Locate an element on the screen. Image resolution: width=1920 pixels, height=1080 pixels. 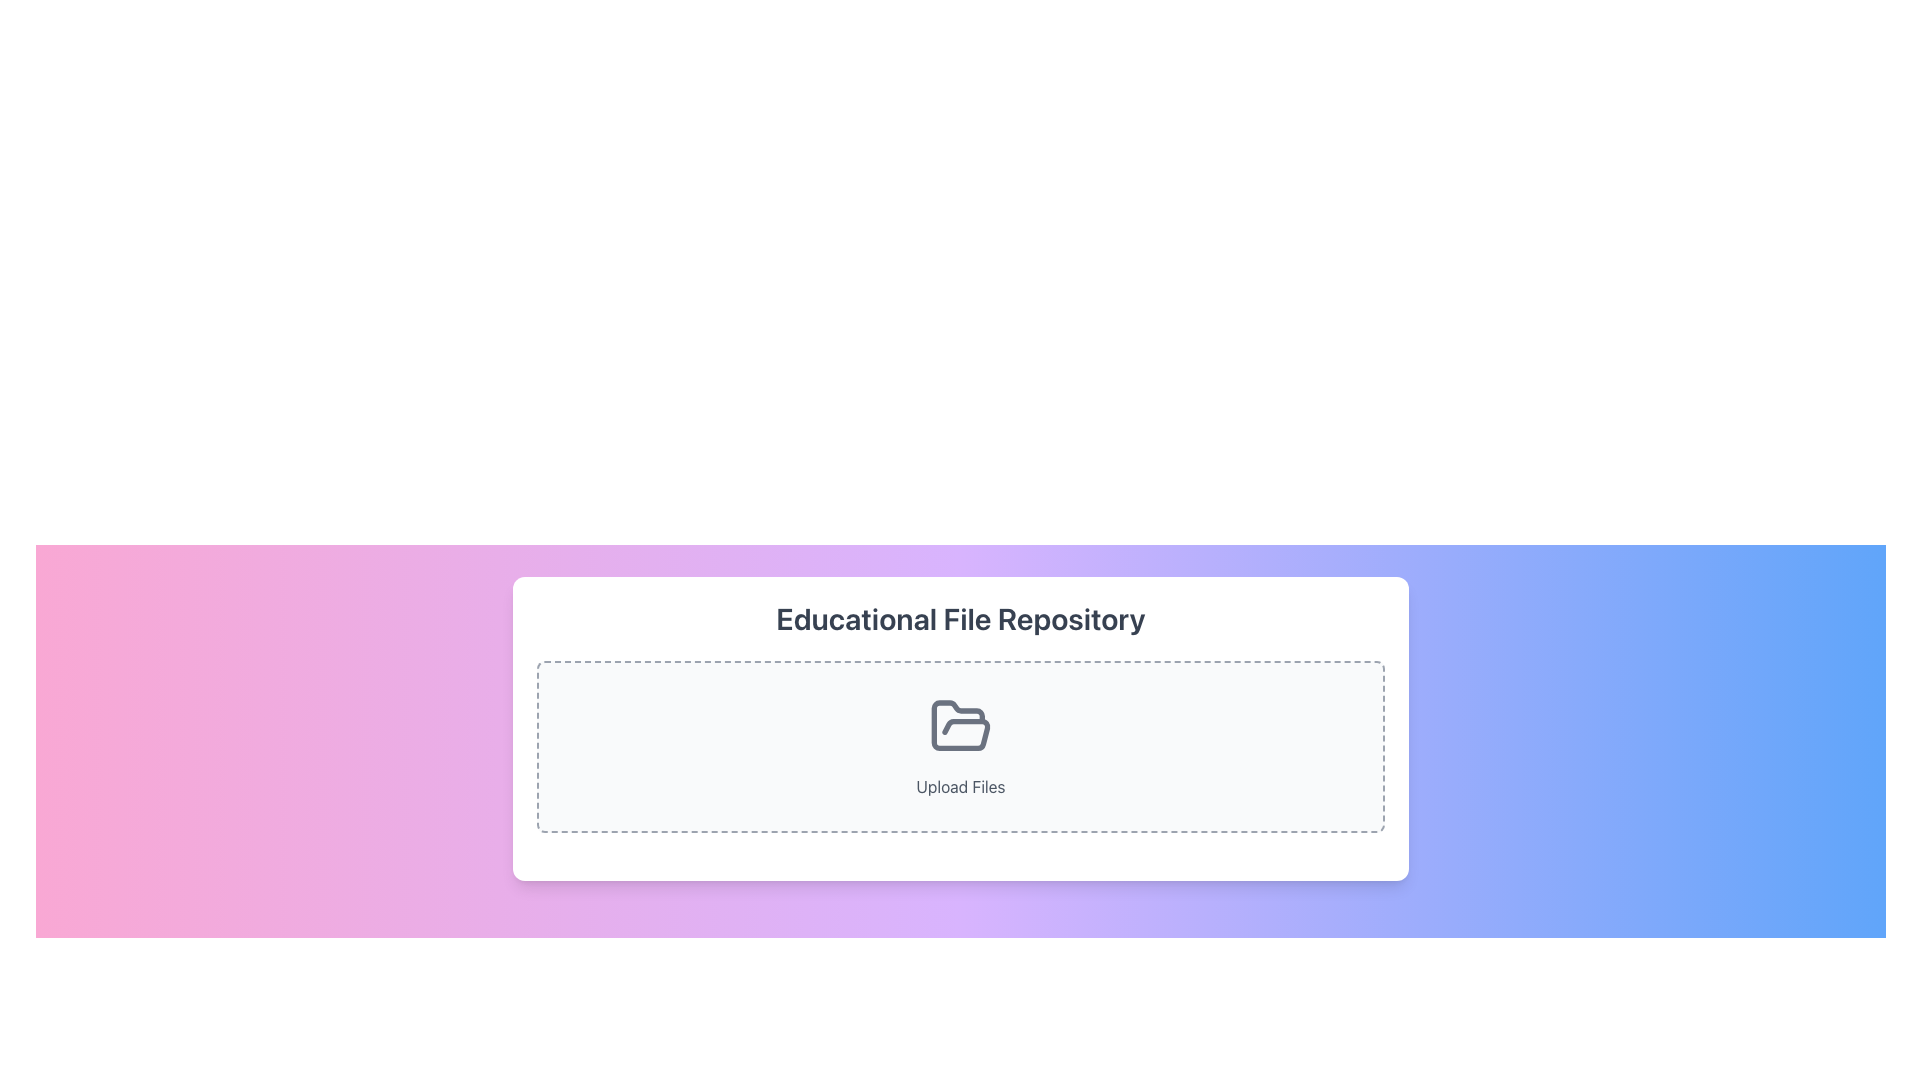
the folder icon within the 'Educational File Repository' card is located at coordinates (960, 729).